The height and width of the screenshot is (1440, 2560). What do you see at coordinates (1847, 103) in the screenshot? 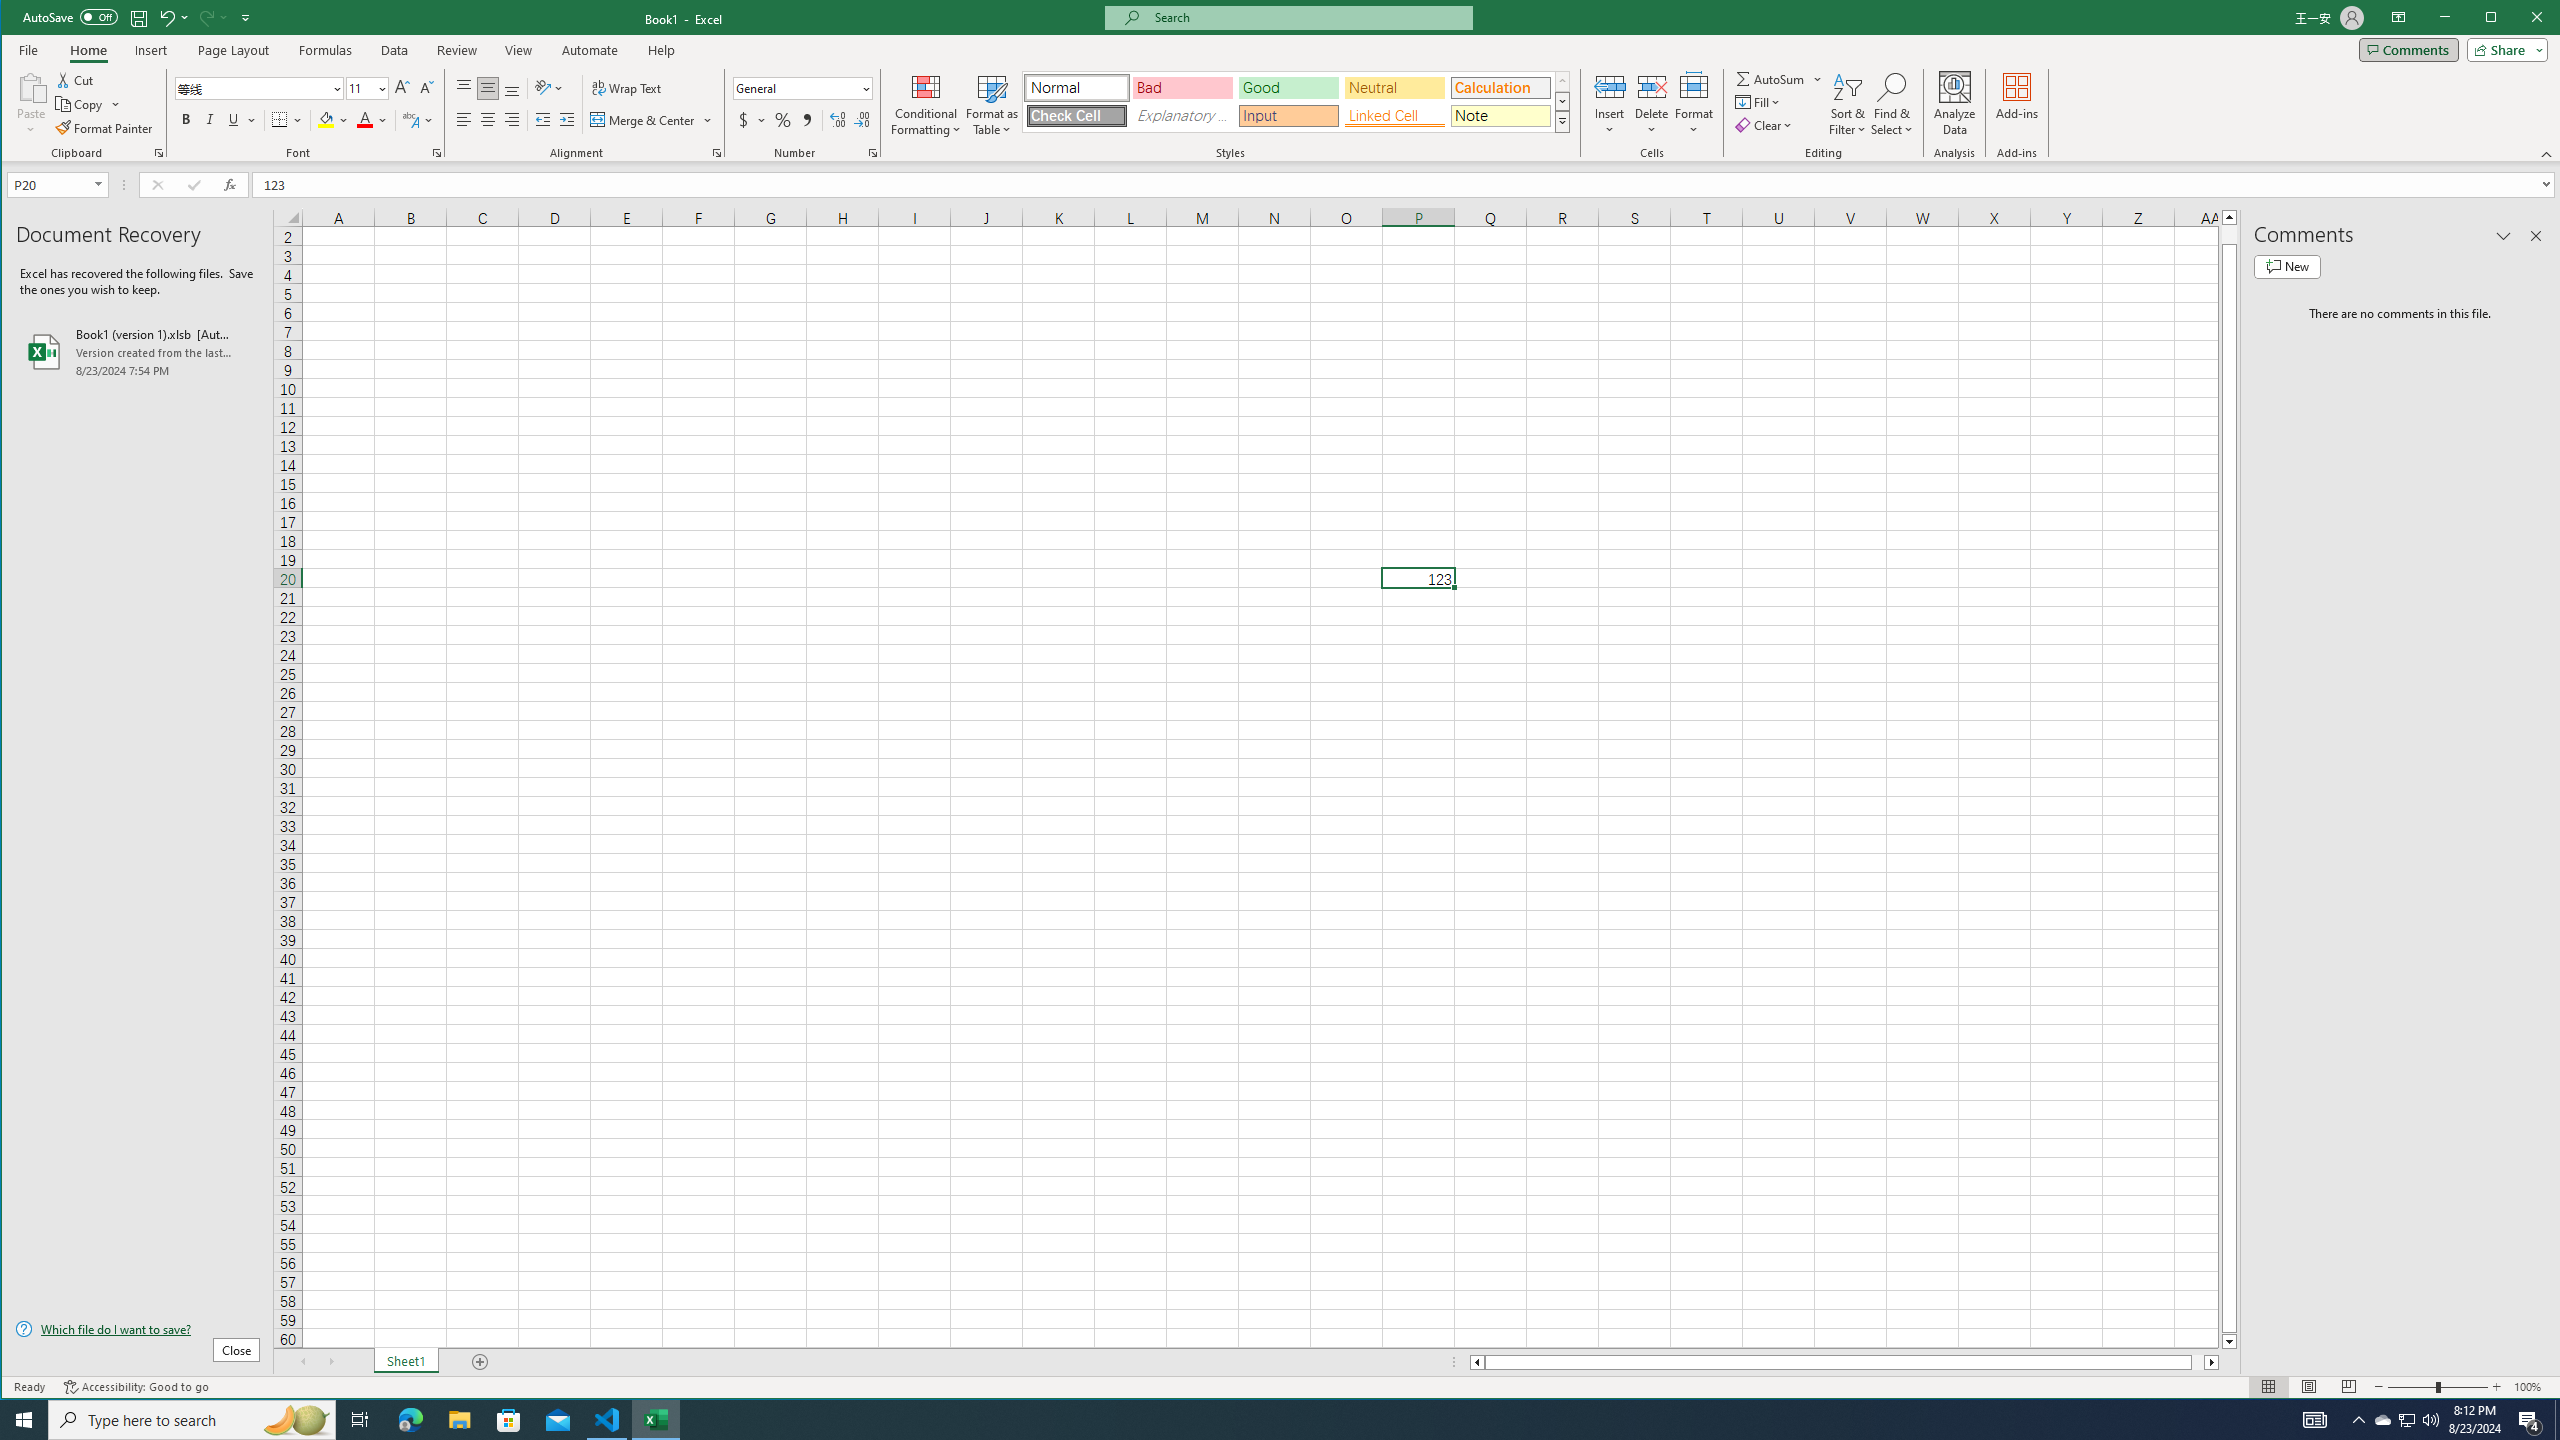
I see `'Sort & Filter'` at bounding box center [1847, 103].